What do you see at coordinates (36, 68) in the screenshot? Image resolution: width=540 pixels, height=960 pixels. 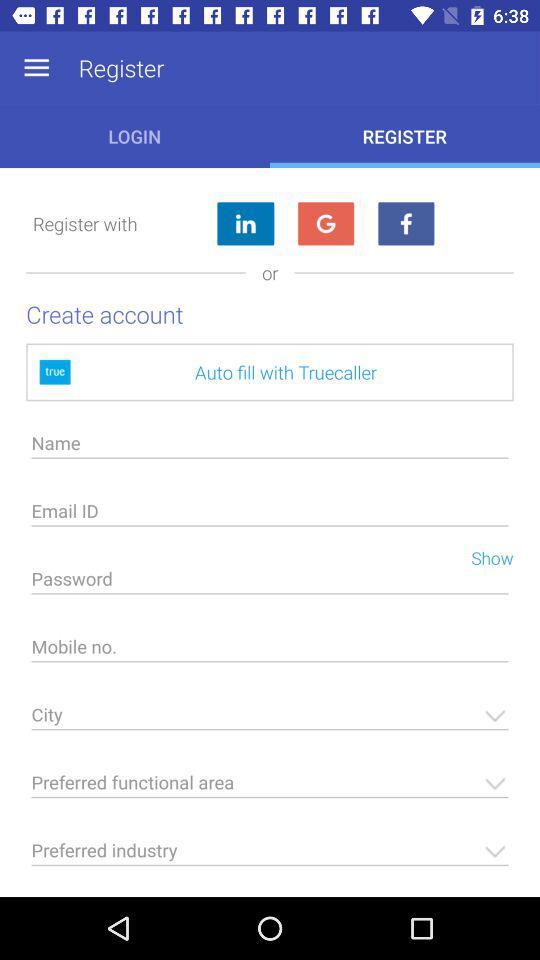 I see `the icon to the left of the register app` at bounding box center [36, 68].